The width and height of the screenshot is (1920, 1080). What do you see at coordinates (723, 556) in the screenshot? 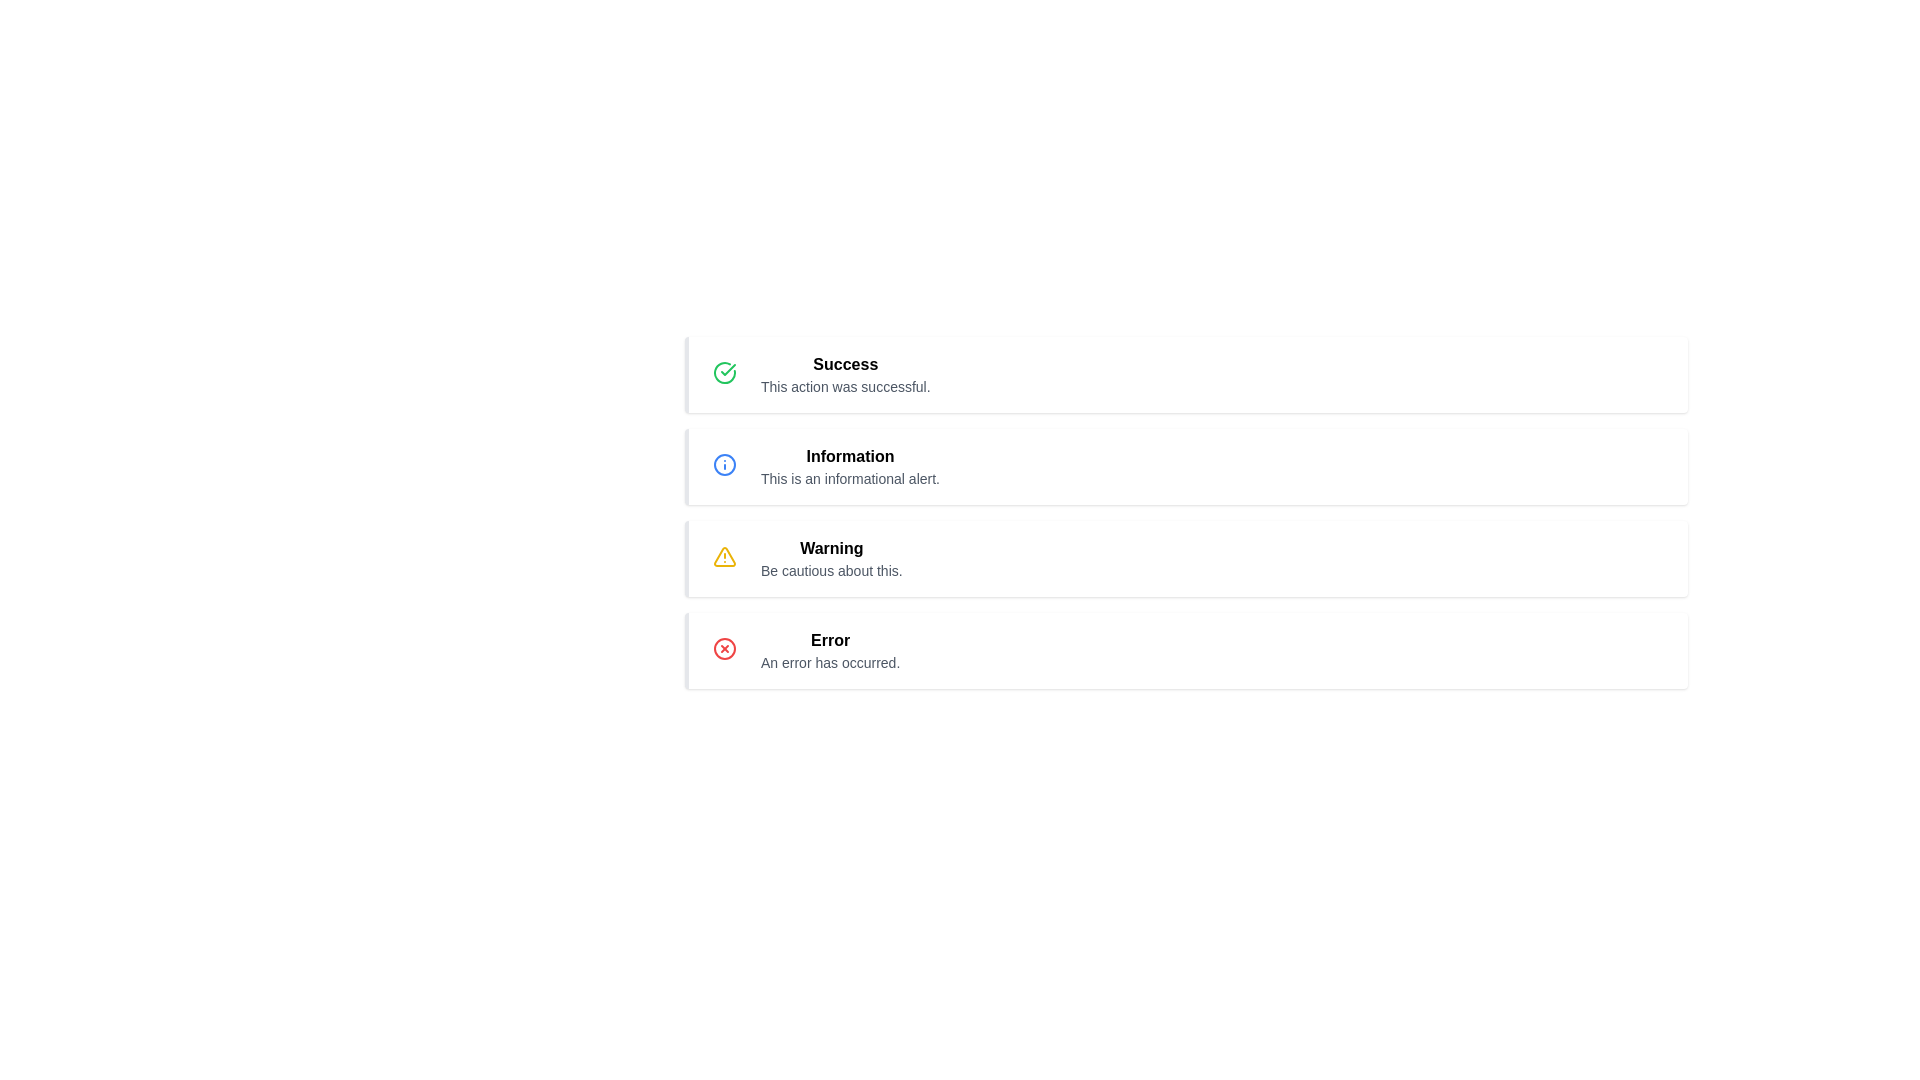
I see `the warning icon located in the third row of the alert list, adjacent to the text reading 'Warning'` at bounding box center [723, 556].